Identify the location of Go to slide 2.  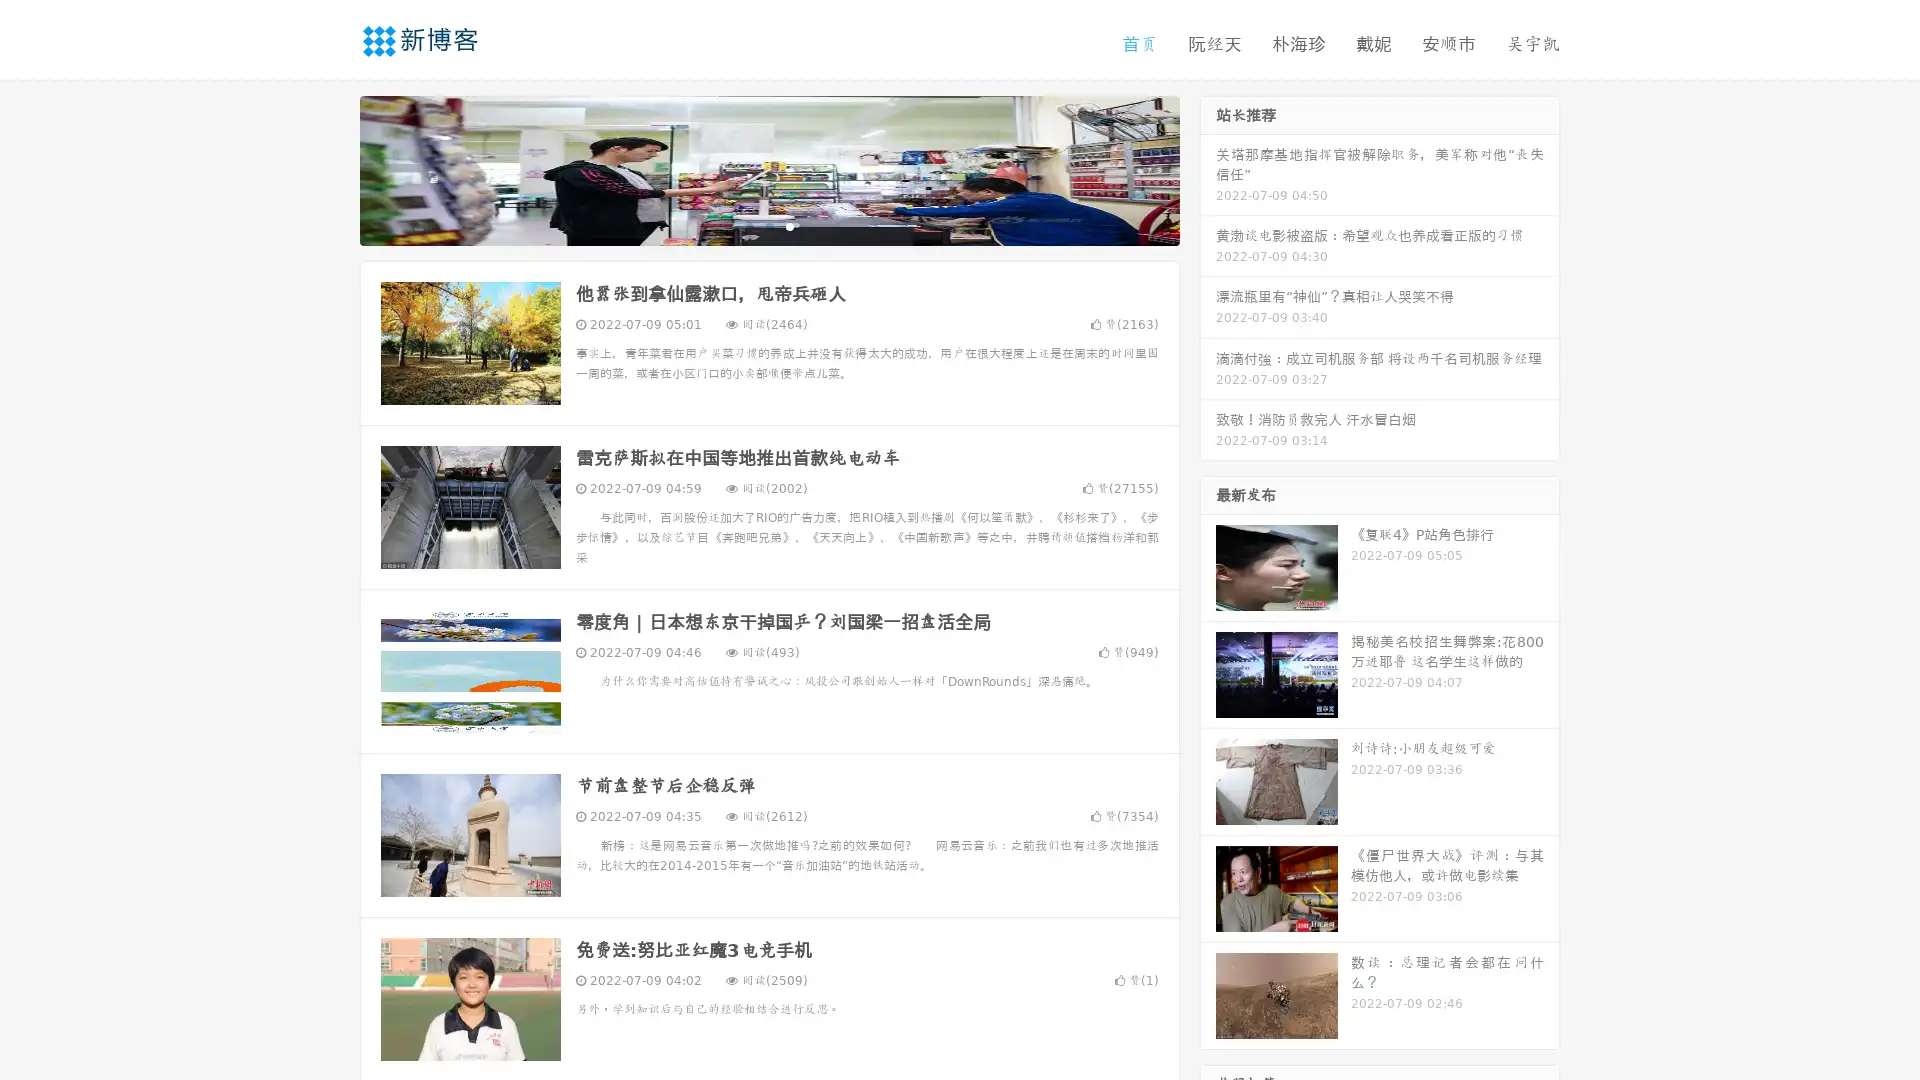
(768, 225).